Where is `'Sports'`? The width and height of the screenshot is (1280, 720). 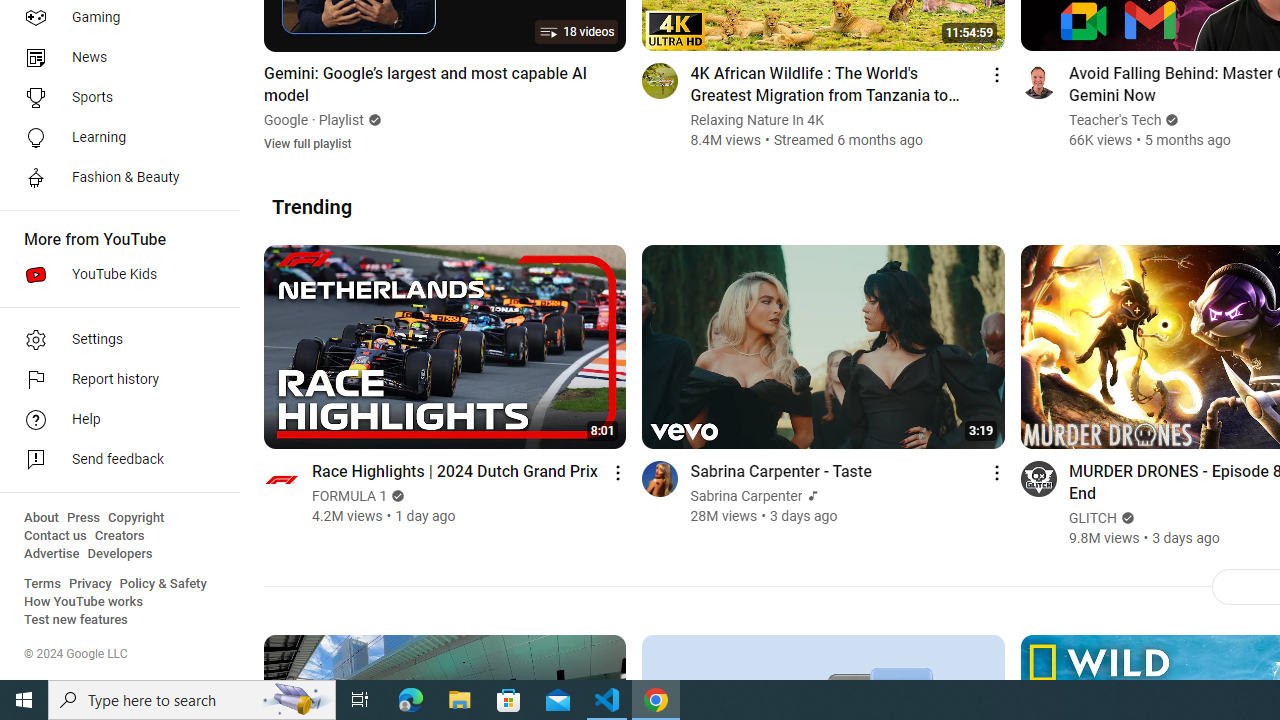
'Sports' is located at coordinates (112, 97).